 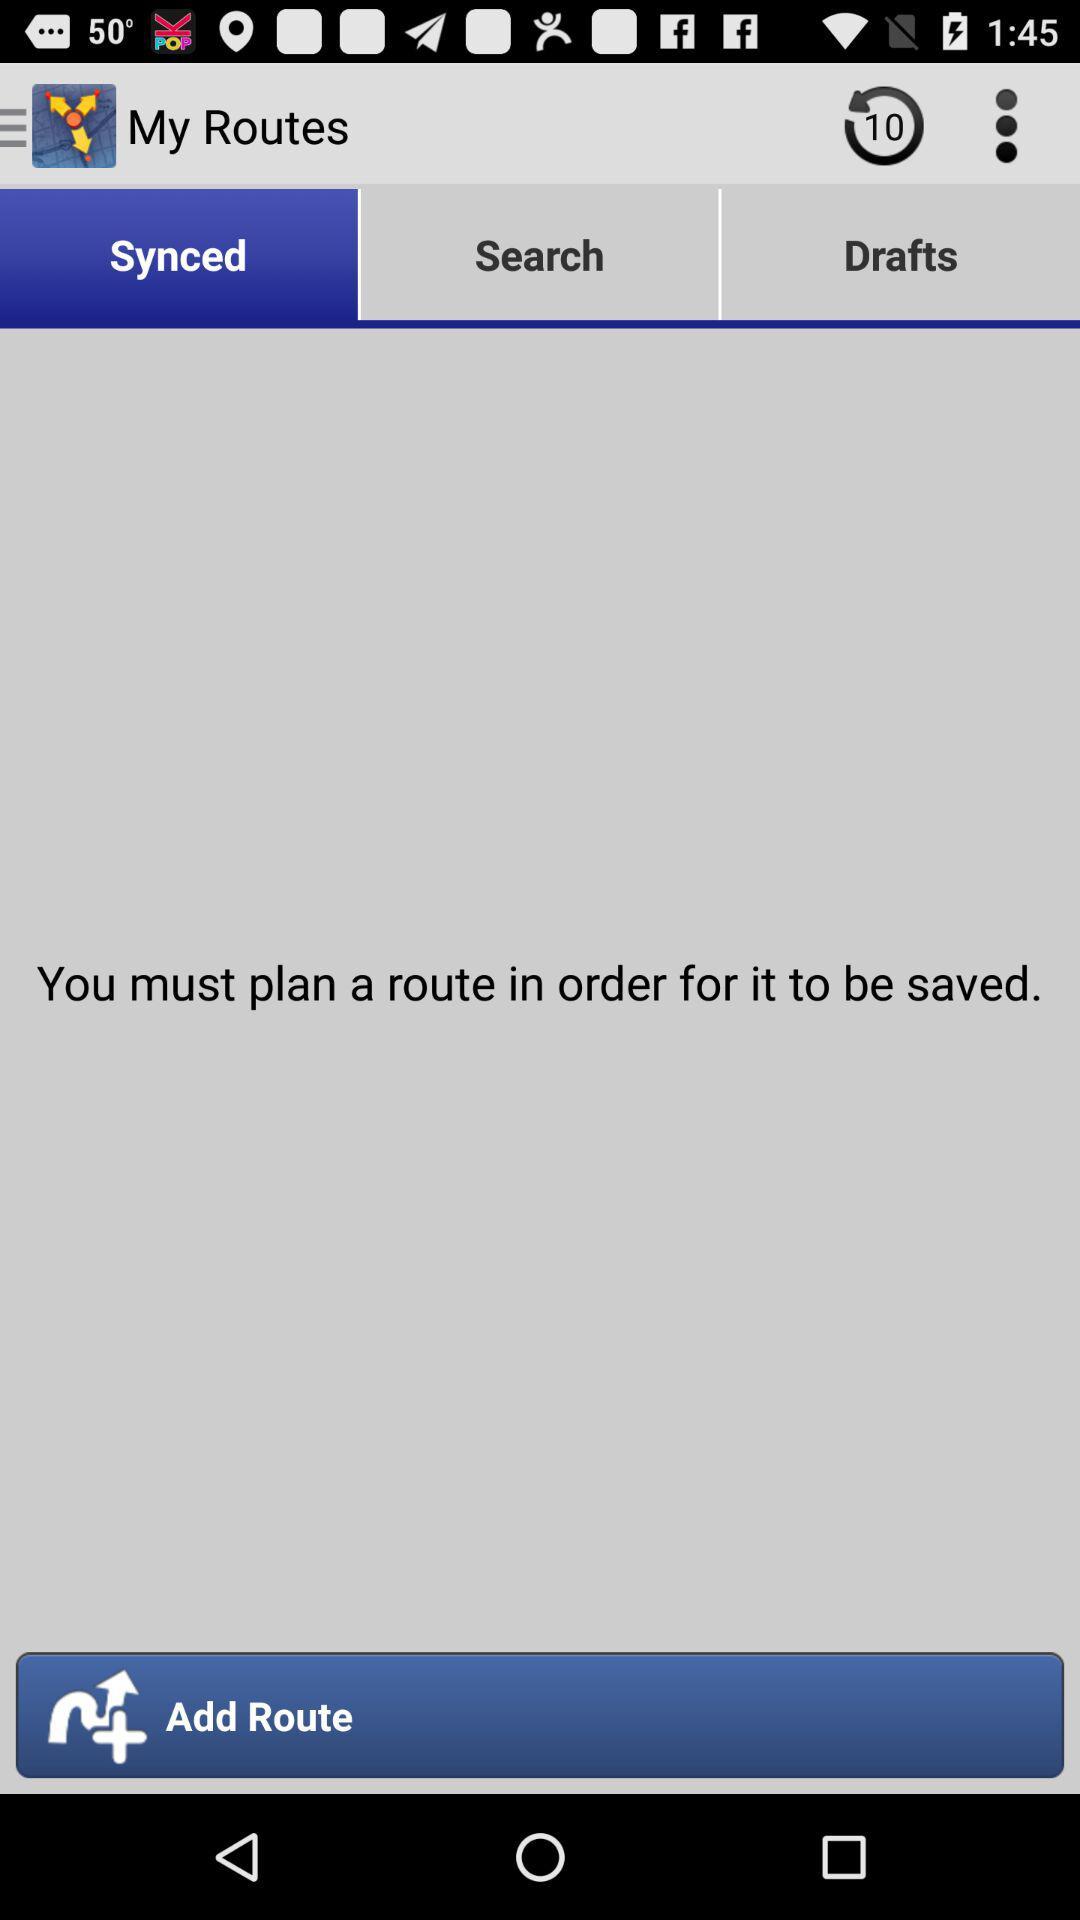 I want to click on icon above the drafts icon, so click(x=883, y=124).